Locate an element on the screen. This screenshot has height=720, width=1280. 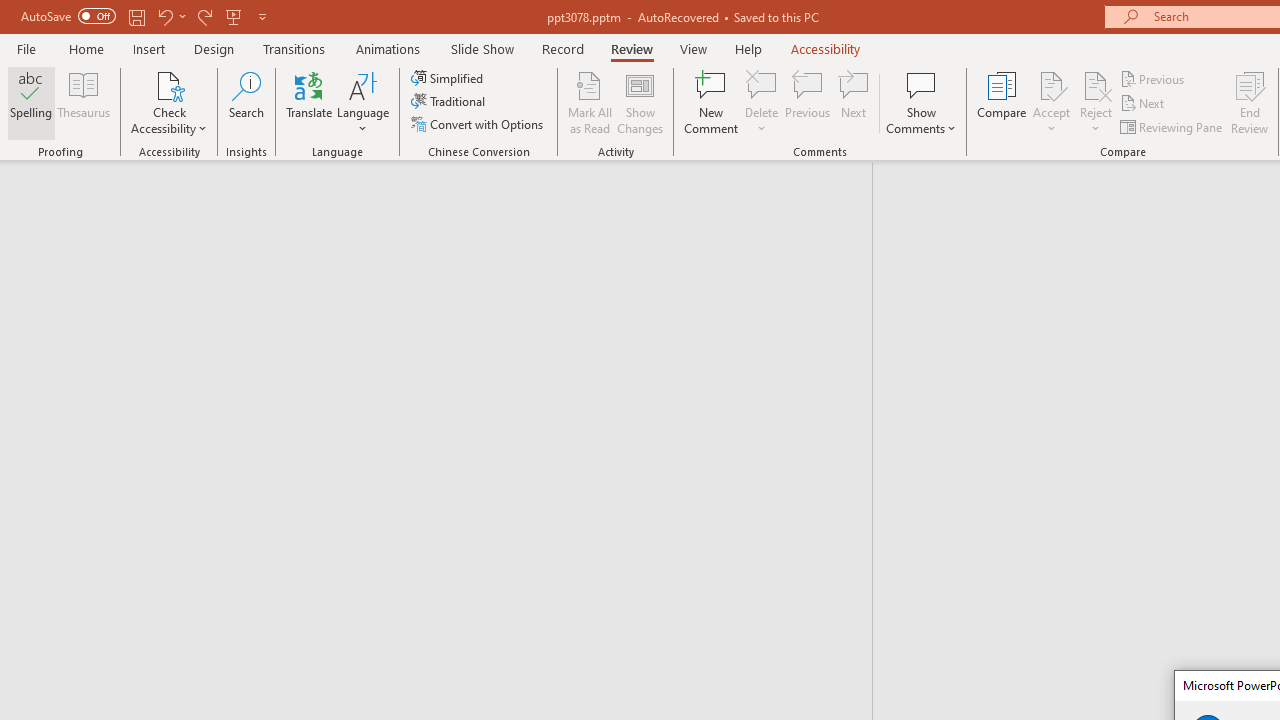
'Reject' is located at coordinates (1095, 103).